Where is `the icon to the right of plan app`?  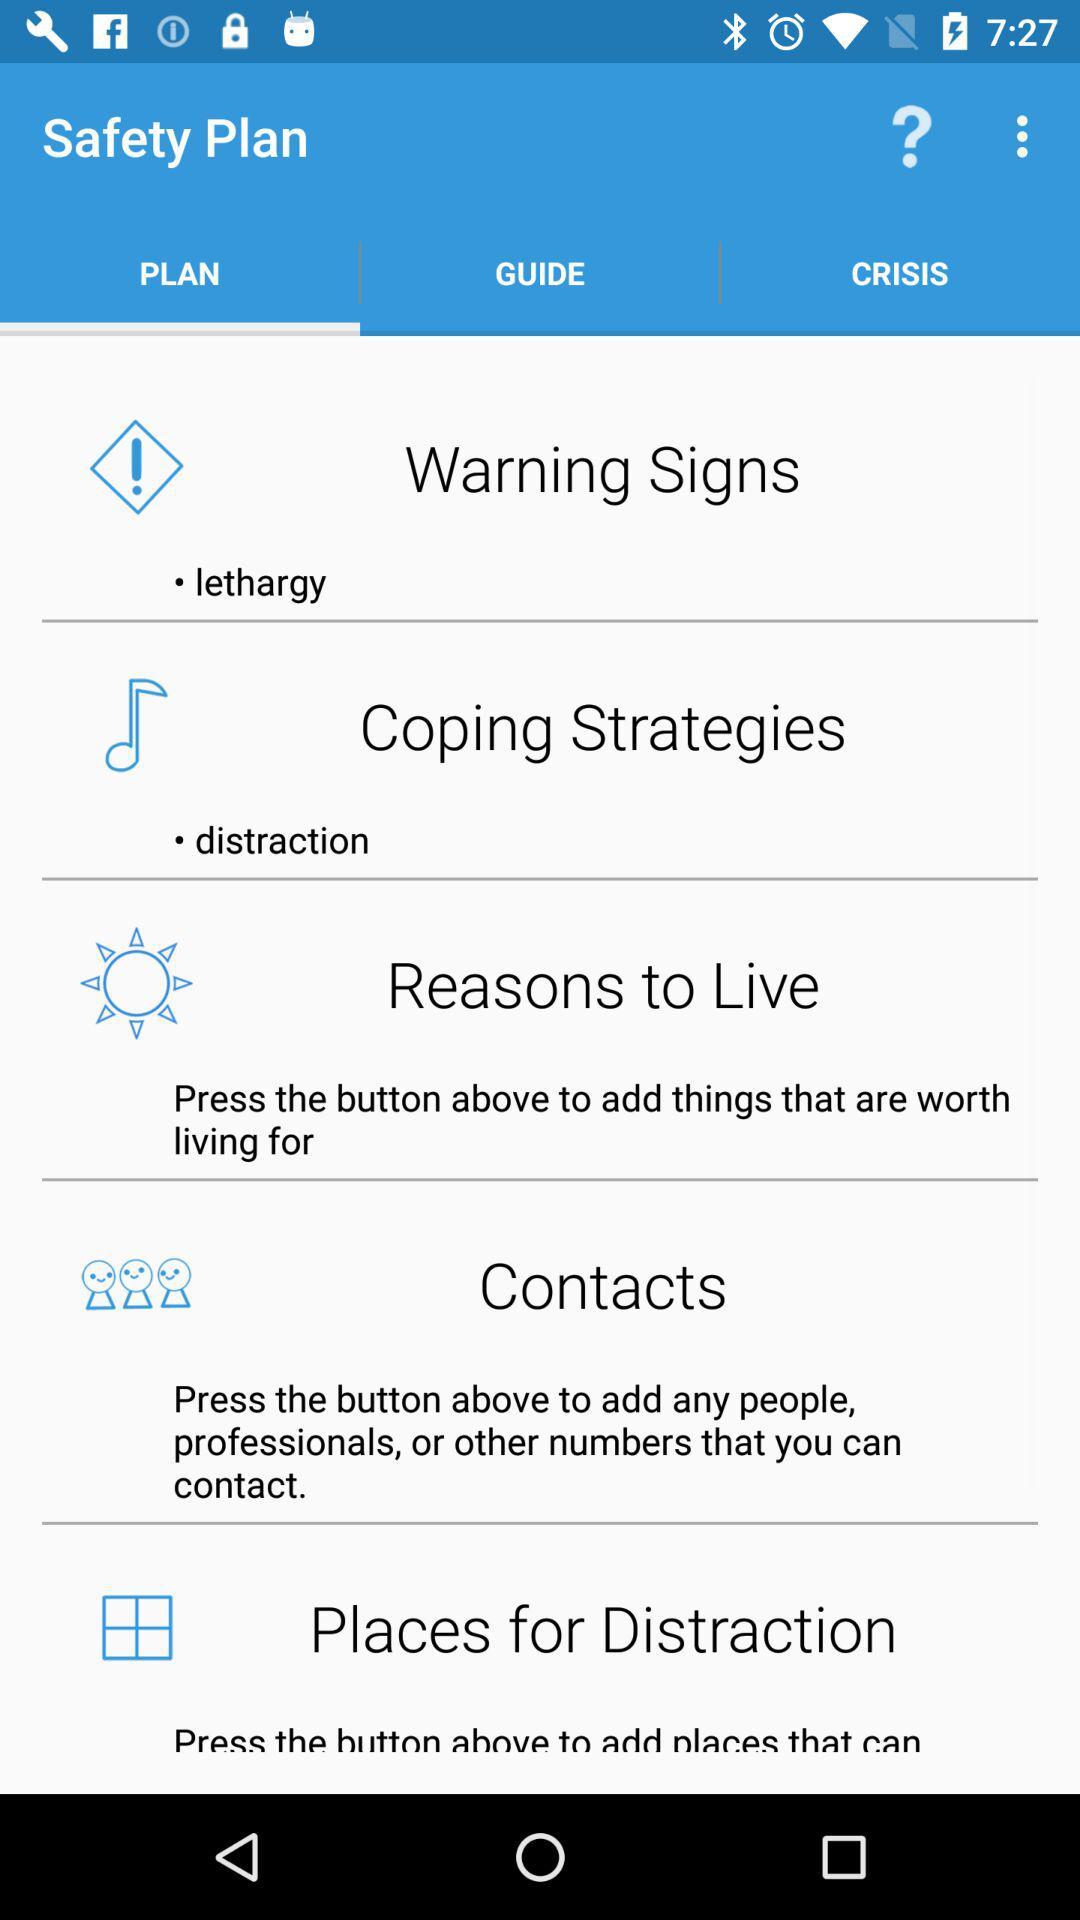
the icon to the right of plan app is located at coordinates (540, 272).